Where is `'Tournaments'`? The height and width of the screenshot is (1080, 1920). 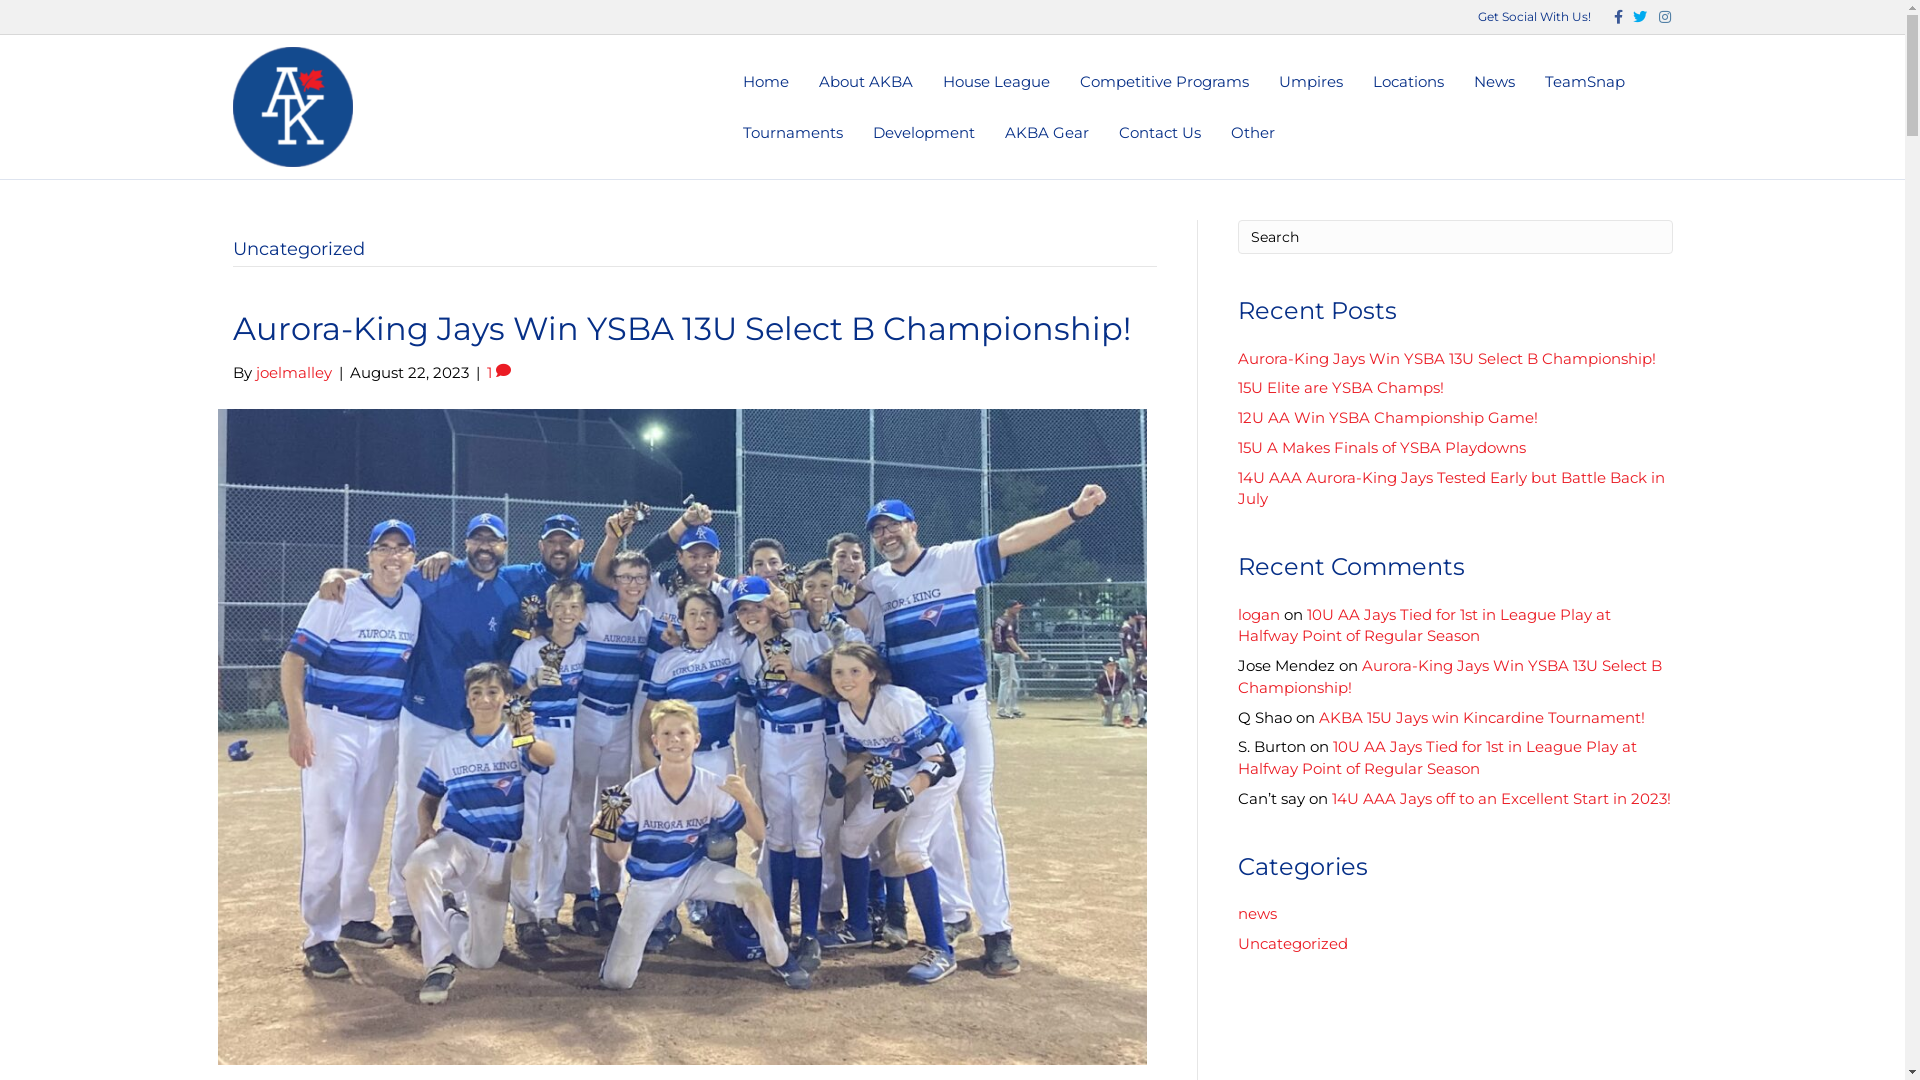
'Tournaments' is located at coordinates (791, 132).